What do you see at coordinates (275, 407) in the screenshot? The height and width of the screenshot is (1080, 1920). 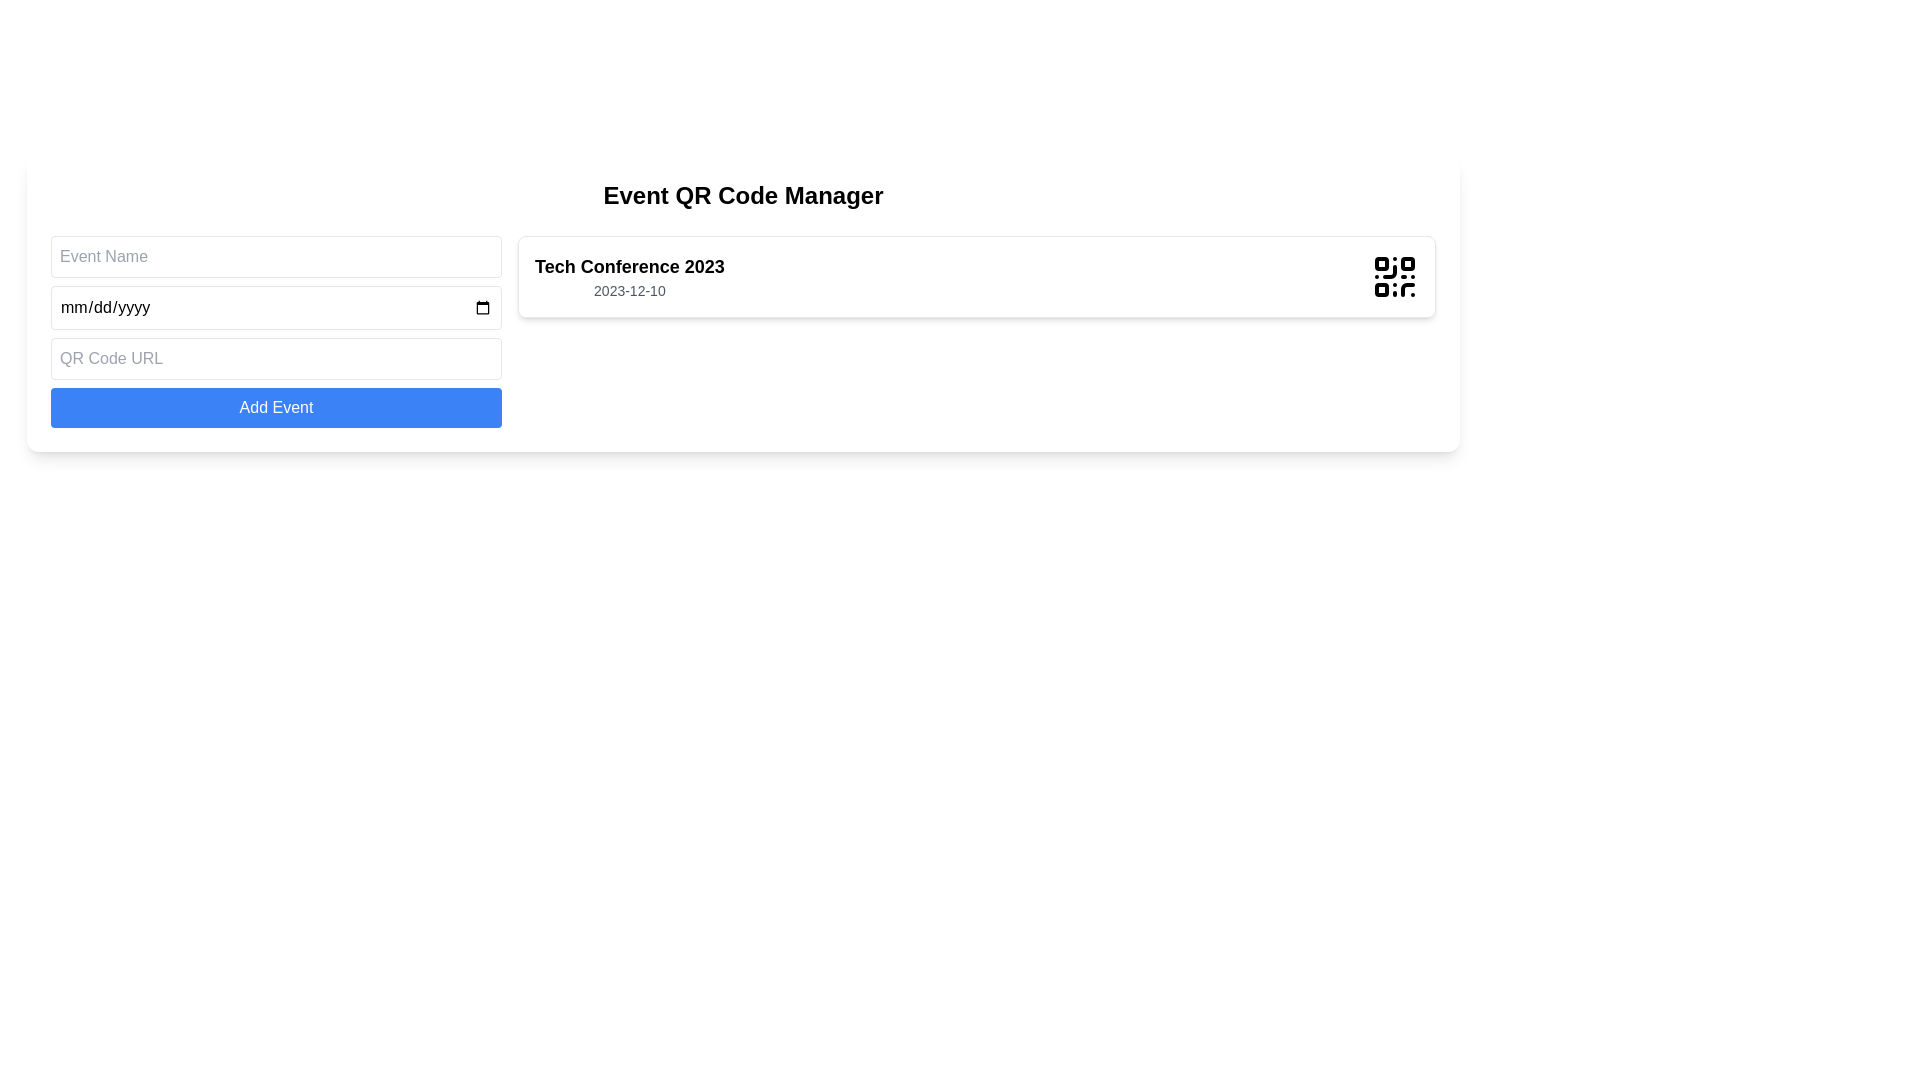 I see `the 'Add Event' button, which has a bright blue background and white text, located at the bottom of a vertical column of form inputs` at bounding box center [275, 407].